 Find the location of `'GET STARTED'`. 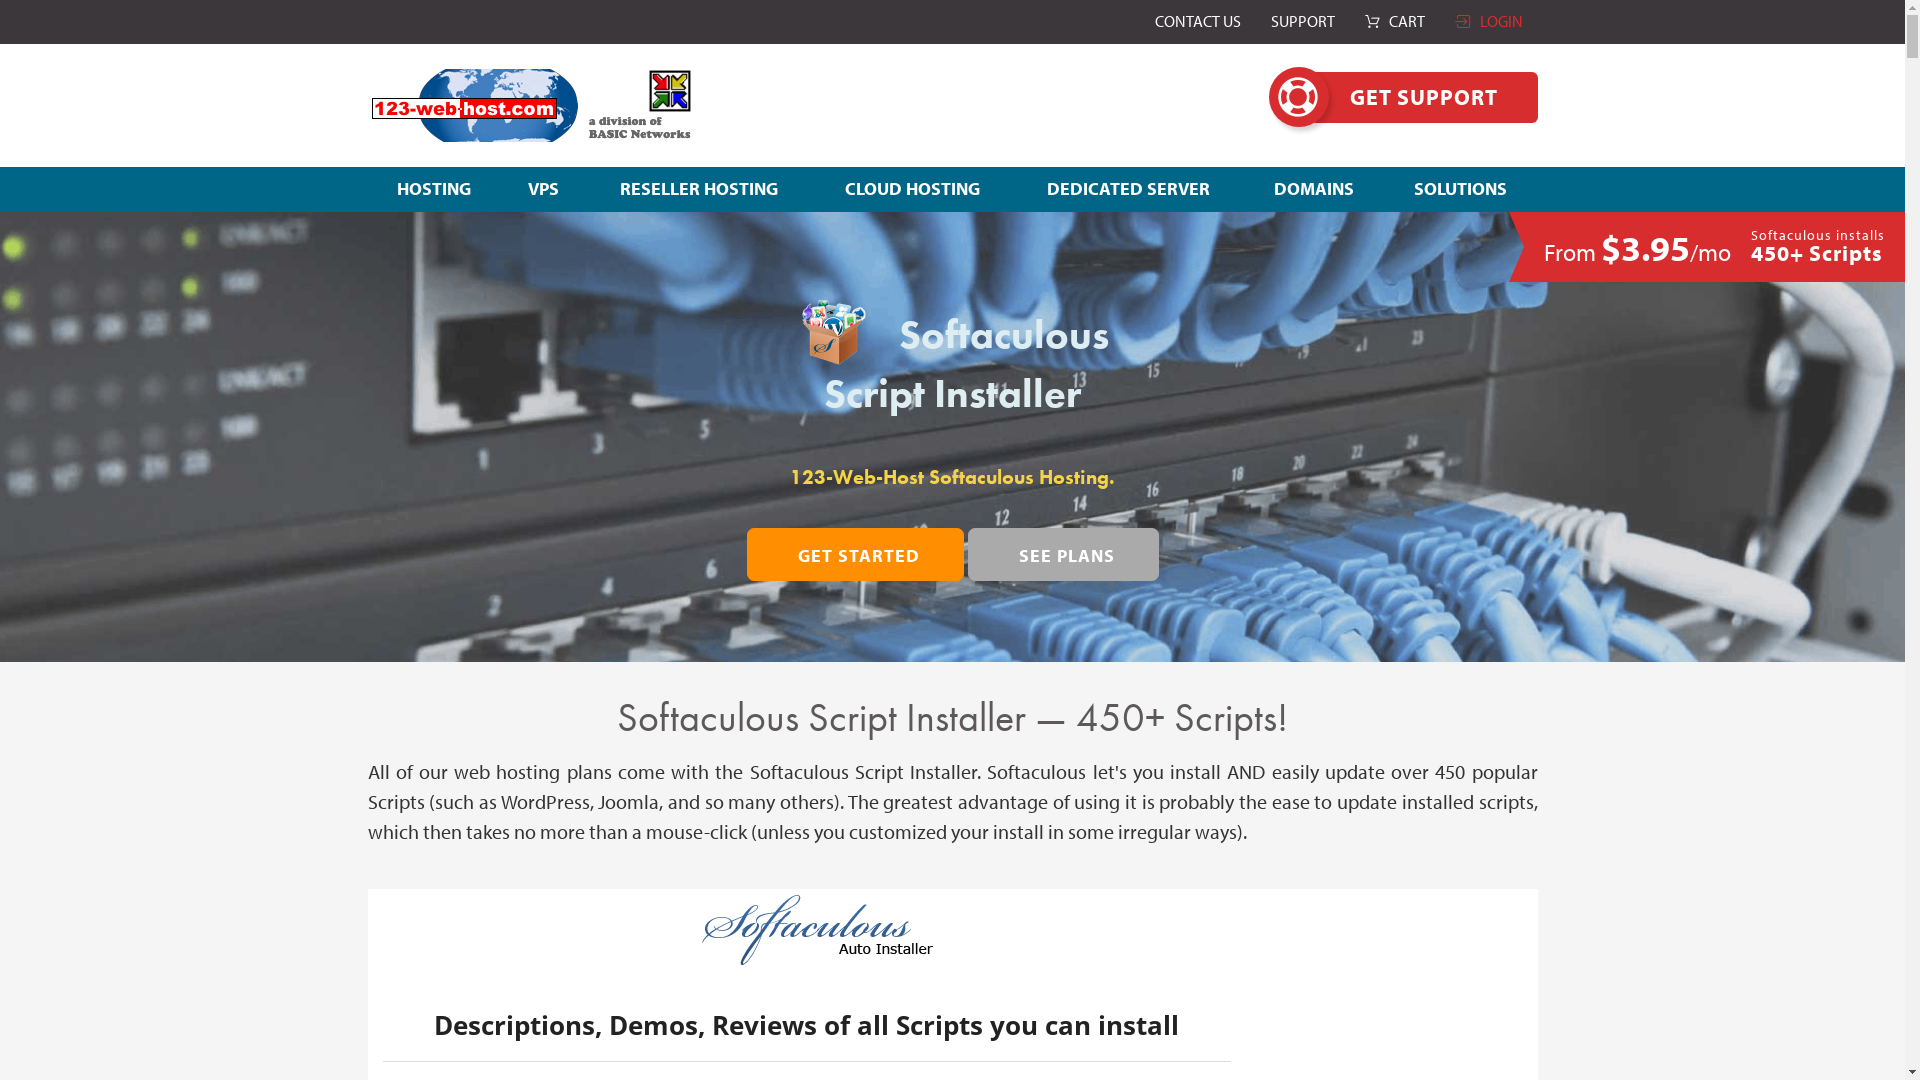

'GET STARTED' is located at coordinates (854, 554).